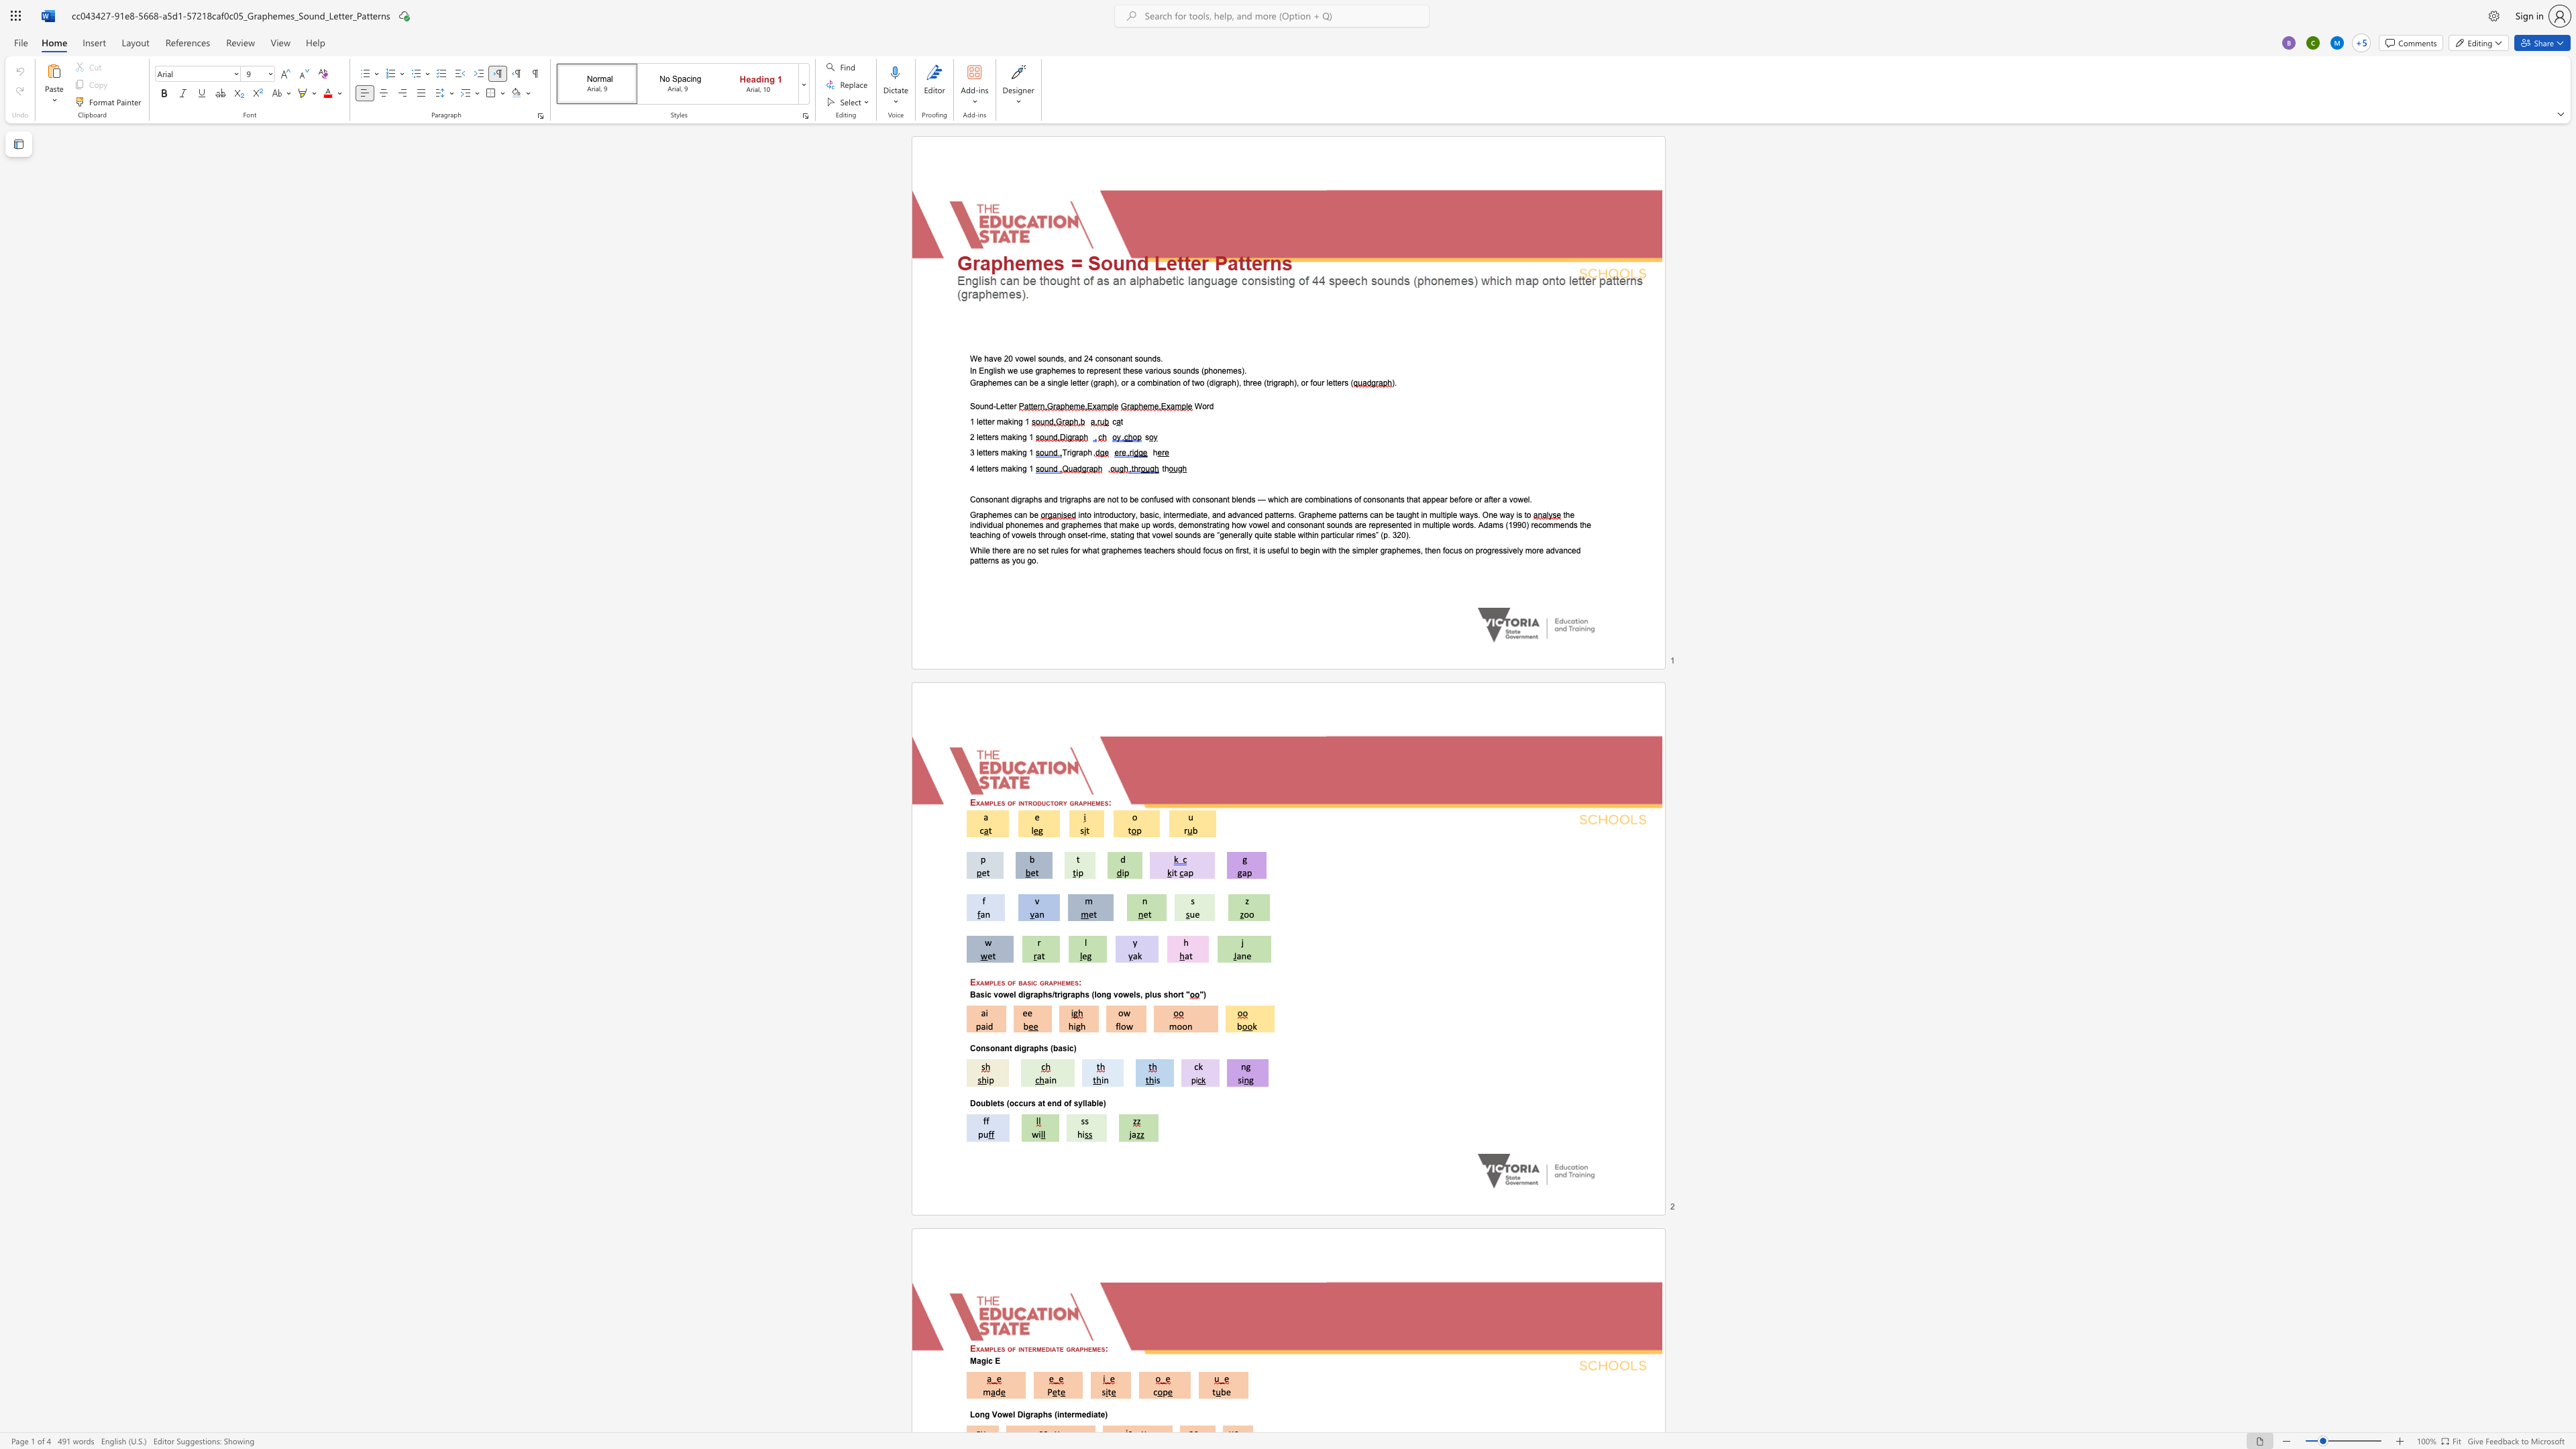 This screenshot has width=2576, height=1449. Describe the element at coordinates (985, 452) in the screenshot. I see `the 2th character "t" in the text` at that location.